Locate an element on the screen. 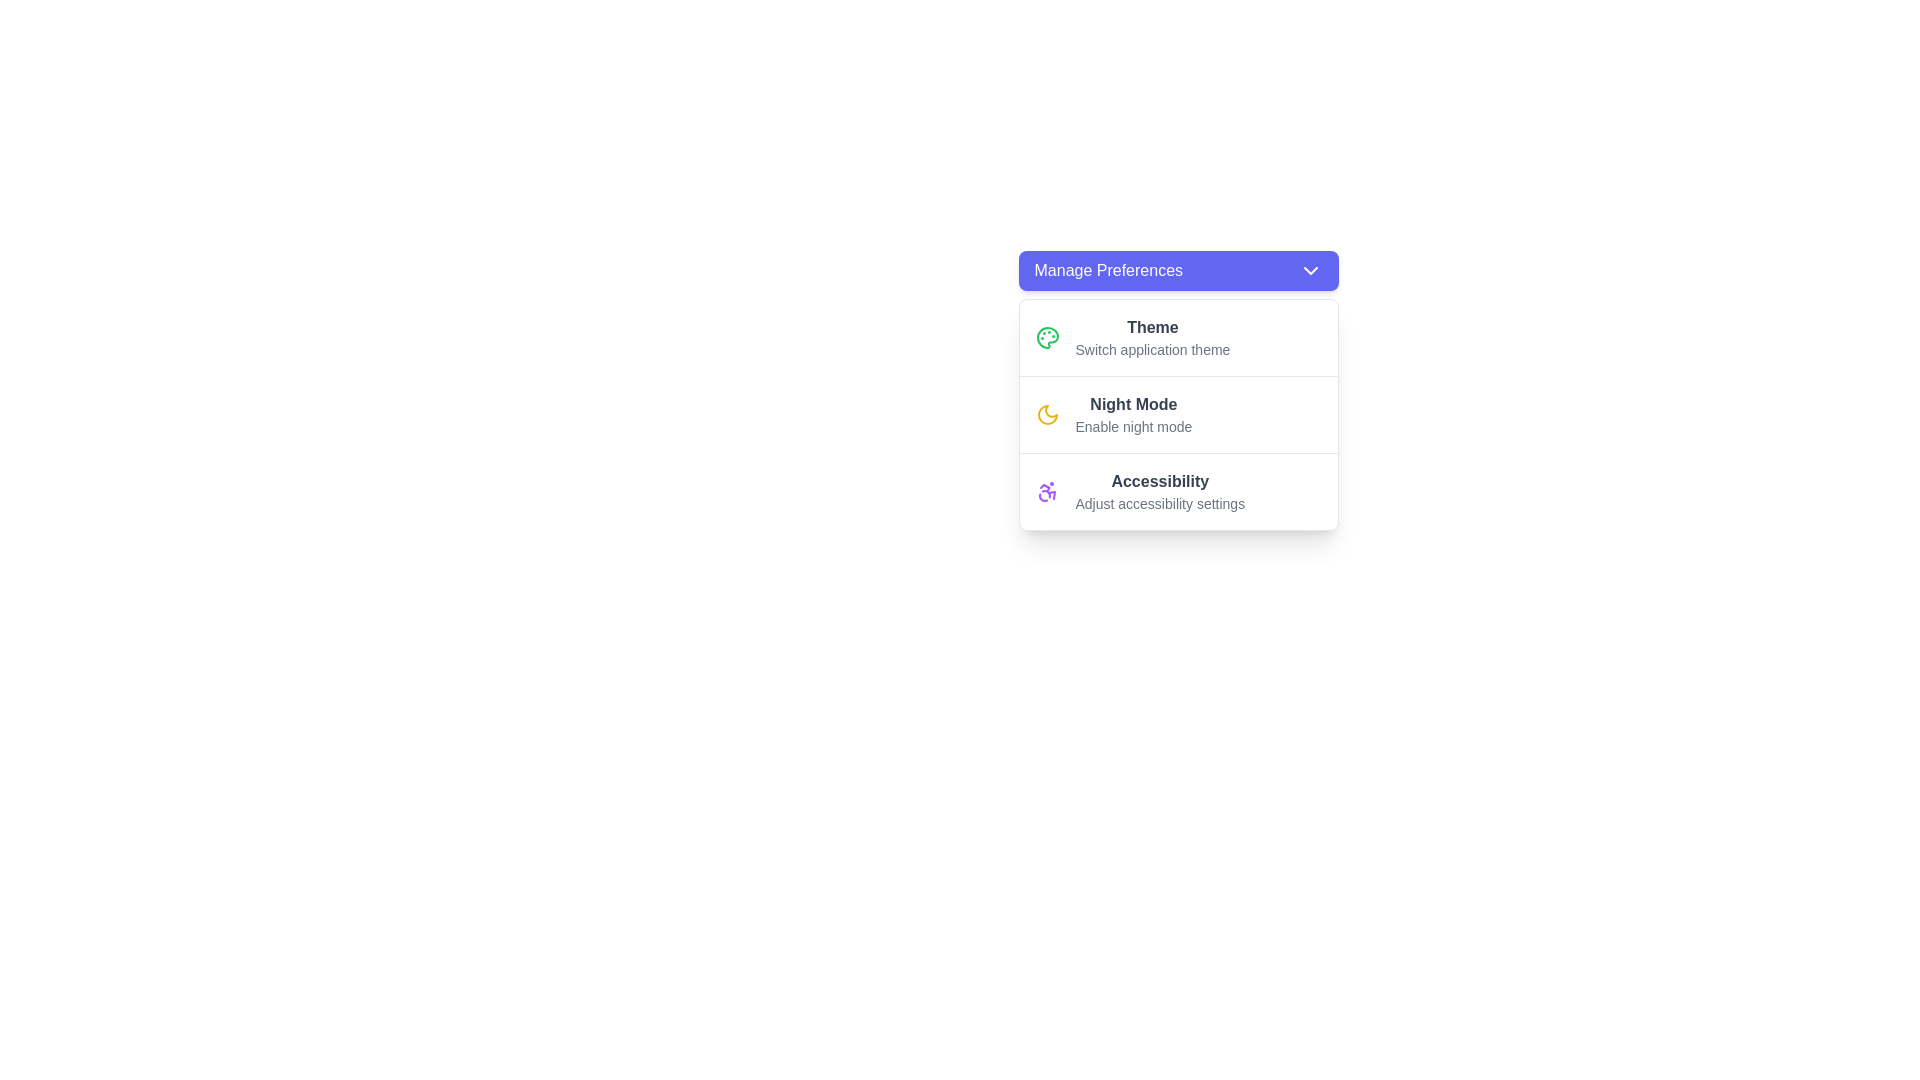  the 'Night Mode' icon located in the second list item group of the dropdown menu under 'Manage Preferences', which symbolizes the selection of the night mode feature is located at coordinates (1046, 414).